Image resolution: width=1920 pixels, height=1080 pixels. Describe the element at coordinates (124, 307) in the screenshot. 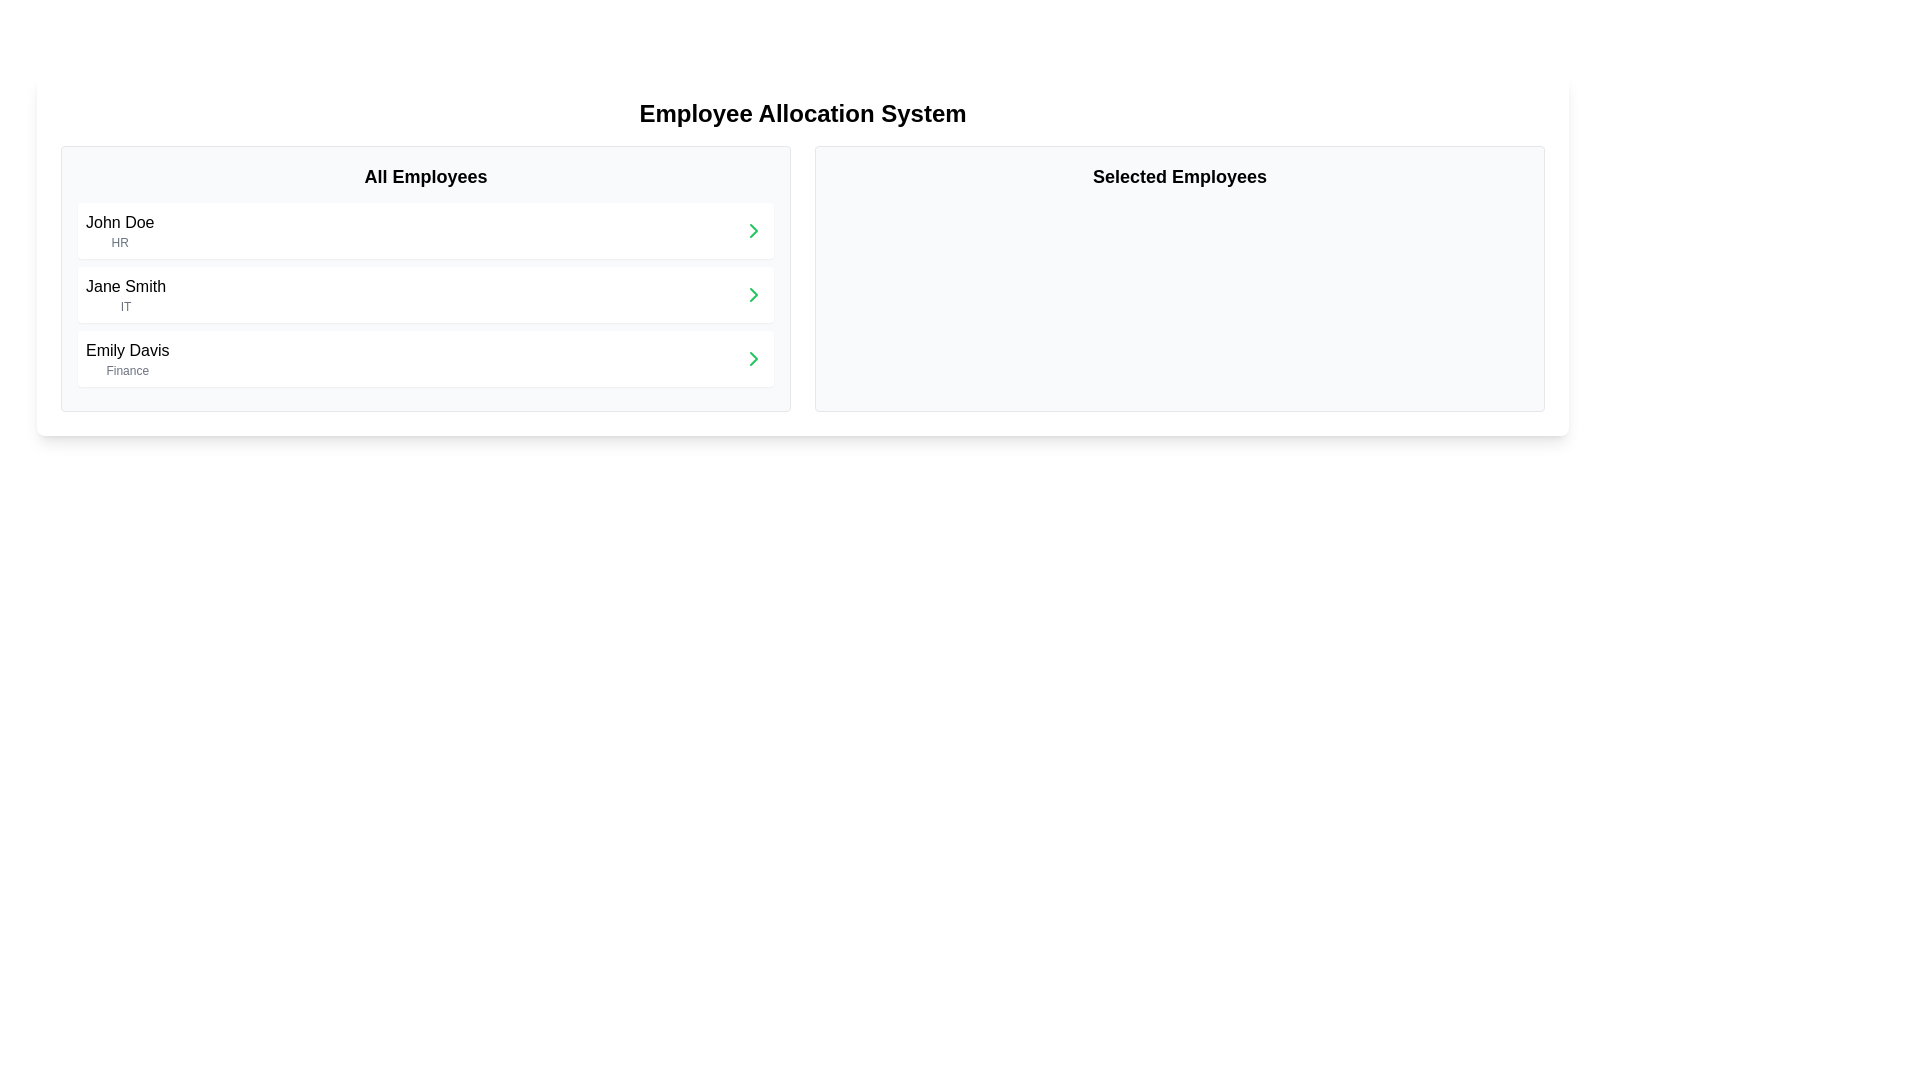

I see `the text label denoting the department or role 'IT' associated with 'Jane Smith' located in the 'All Employees' section, just beneath the name` at that location.